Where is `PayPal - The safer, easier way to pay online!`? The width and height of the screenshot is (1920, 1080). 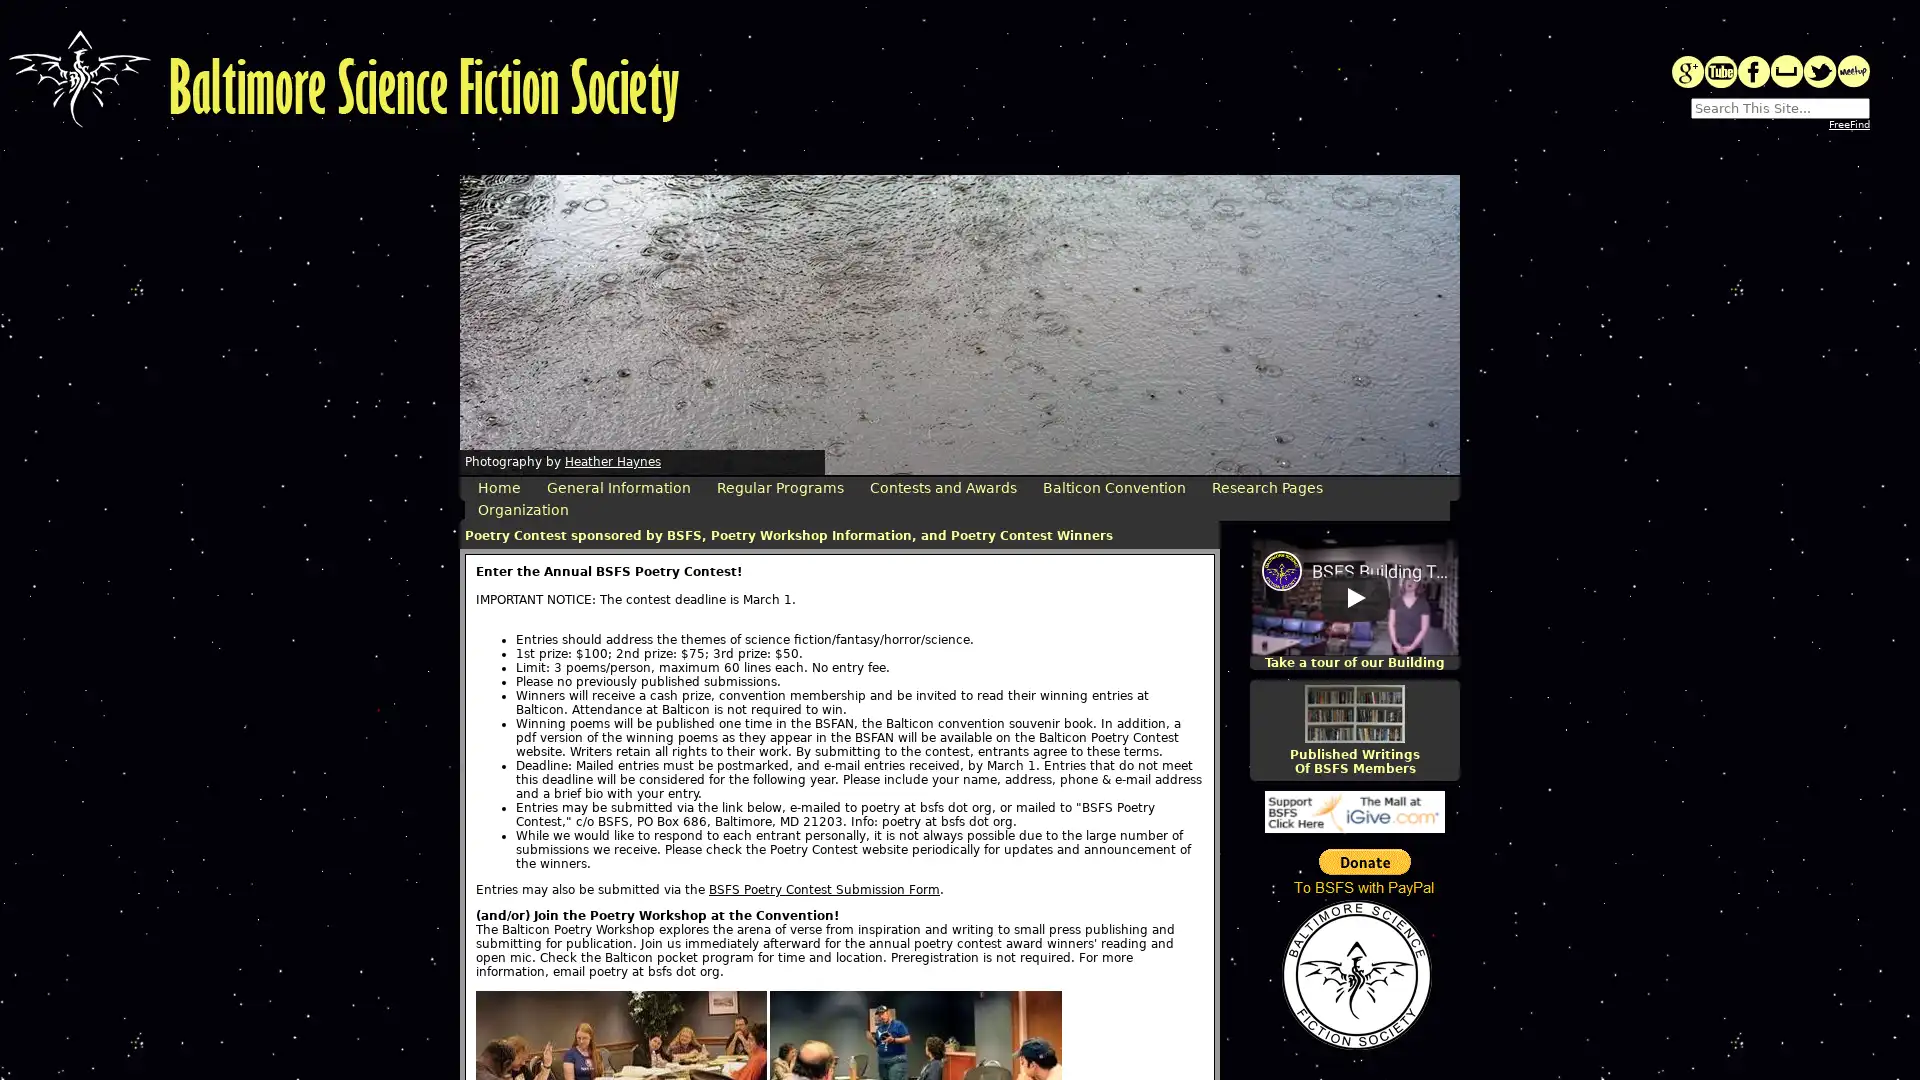
PayPal - The safer, easier way to pay online! is located at coordinates (1364, 871).